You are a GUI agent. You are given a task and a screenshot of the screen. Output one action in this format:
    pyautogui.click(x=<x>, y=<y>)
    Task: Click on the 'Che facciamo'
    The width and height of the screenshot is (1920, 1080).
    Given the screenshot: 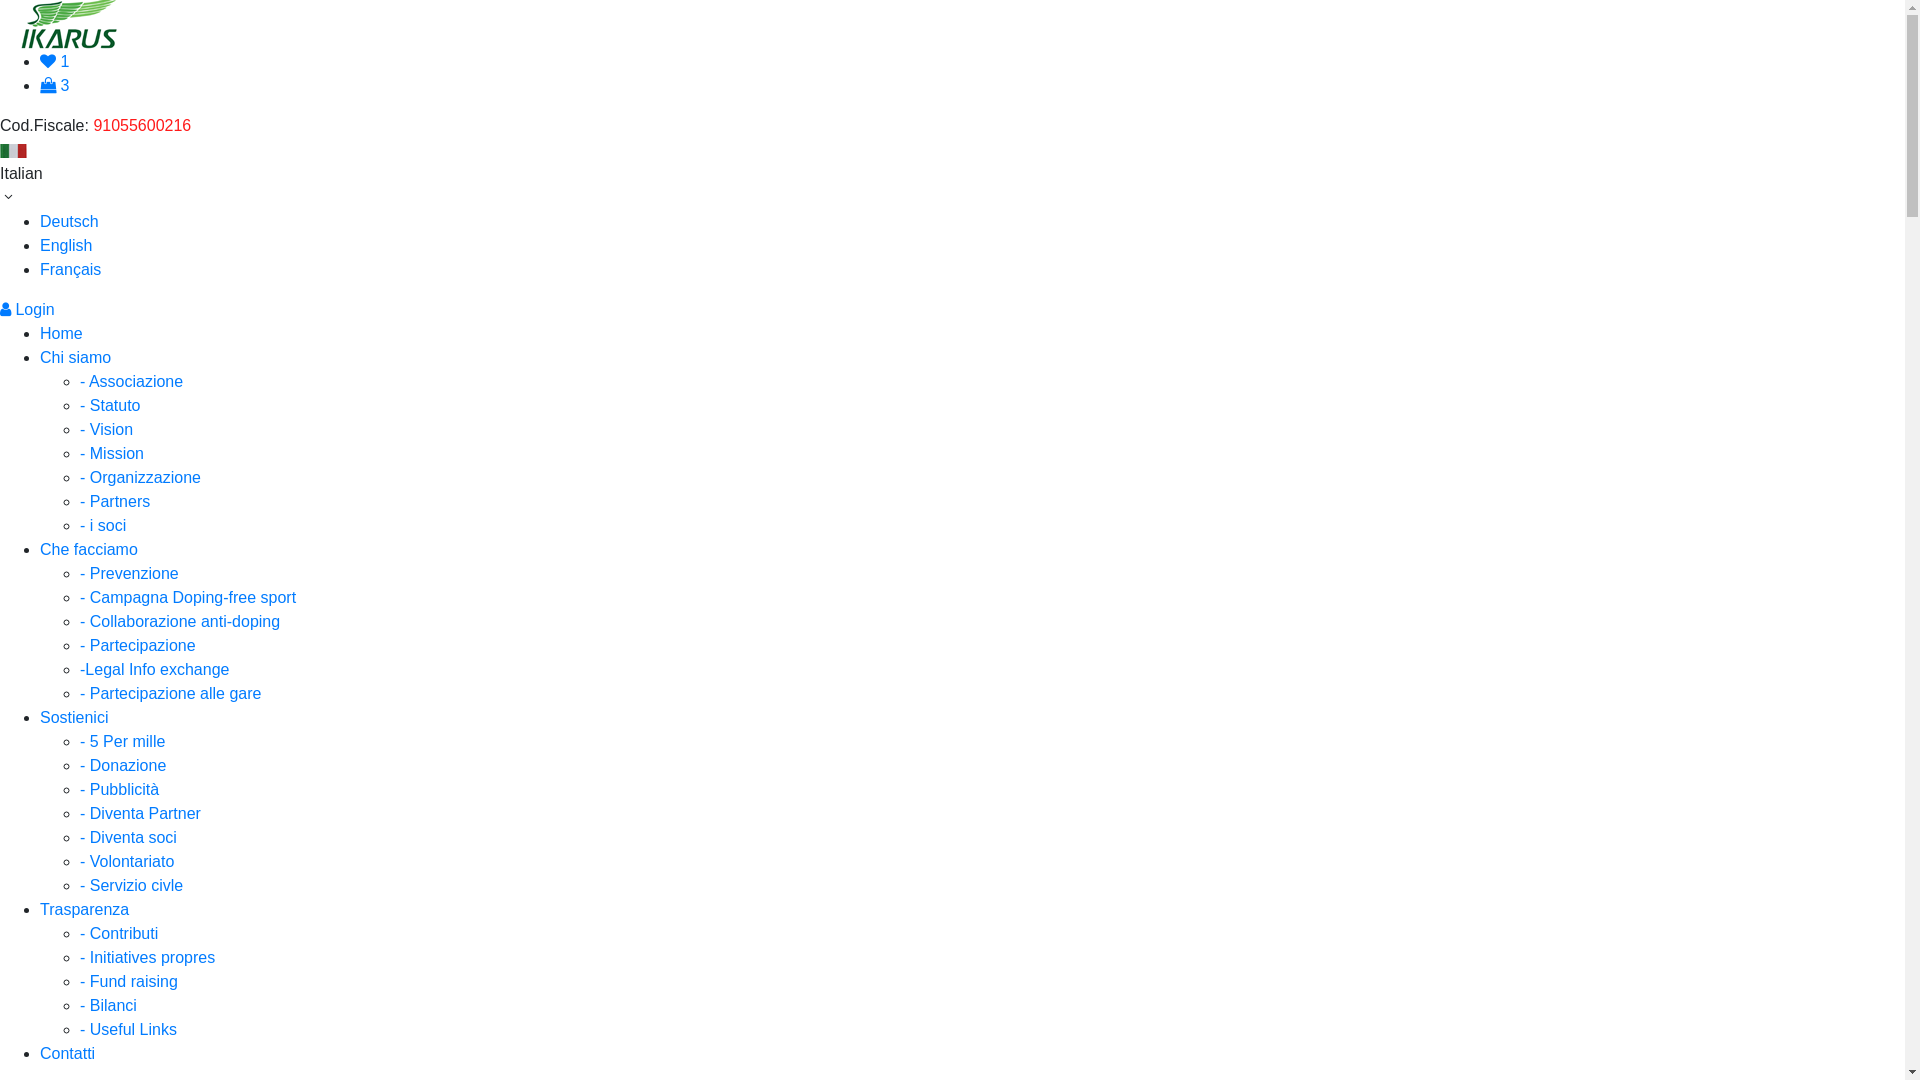 What is the action you would take?
    pyautogui.click(x=88, y=549)
    